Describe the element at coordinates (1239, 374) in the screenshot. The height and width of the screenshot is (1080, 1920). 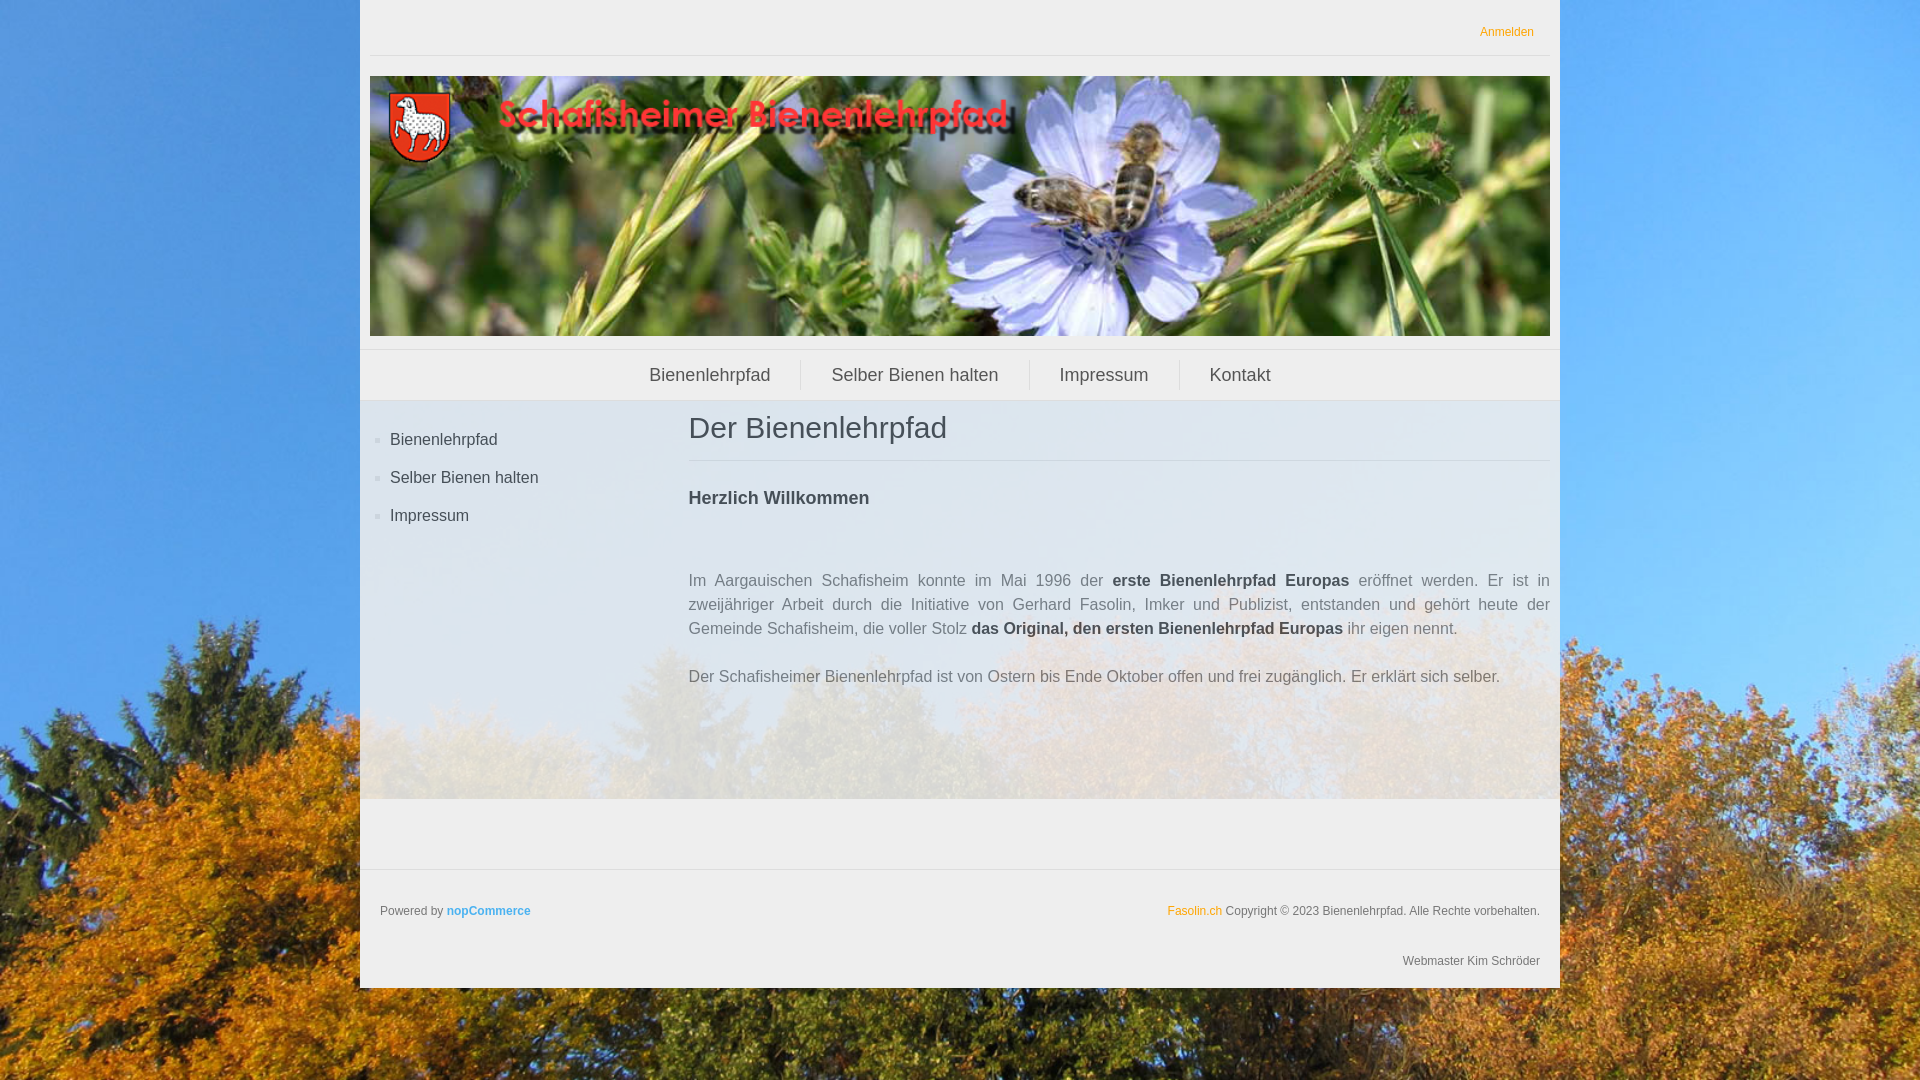
I see `'Kontakt'` at that location.